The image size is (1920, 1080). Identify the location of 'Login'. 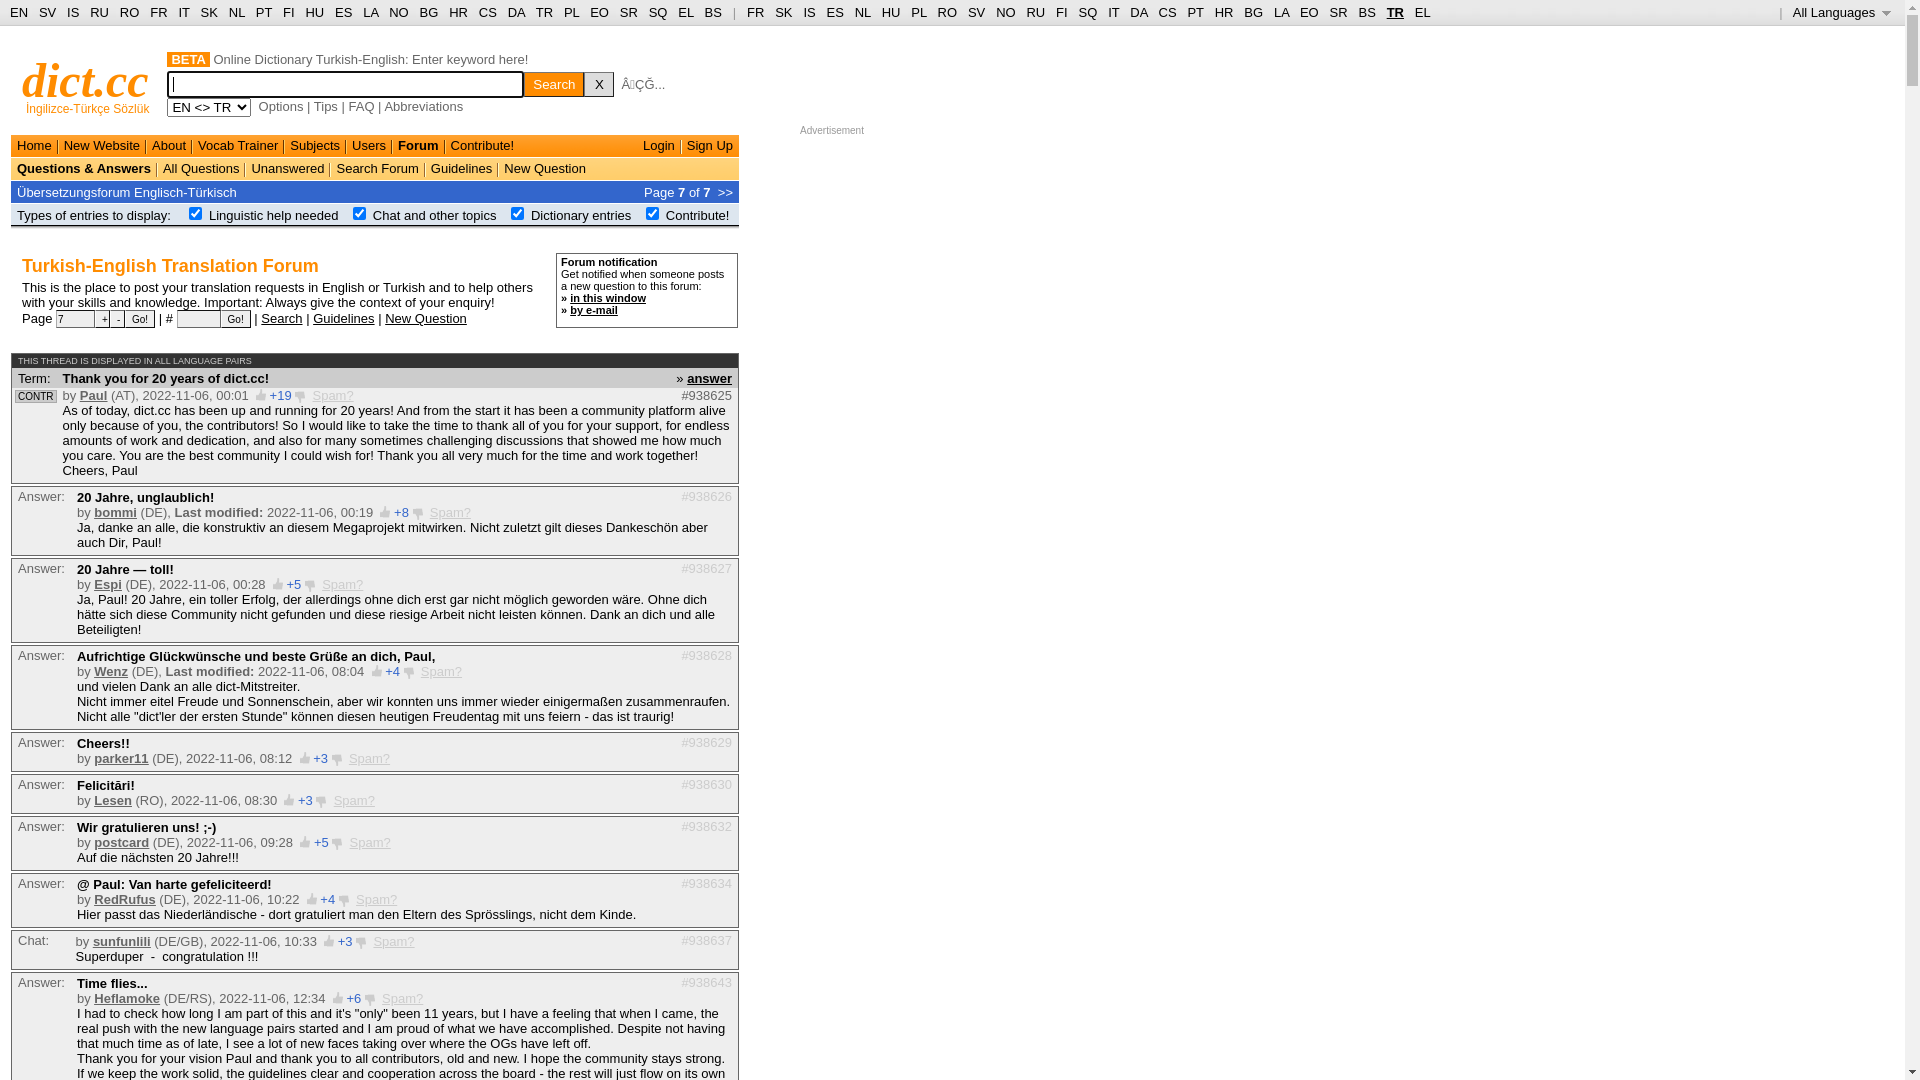
(658, 144).